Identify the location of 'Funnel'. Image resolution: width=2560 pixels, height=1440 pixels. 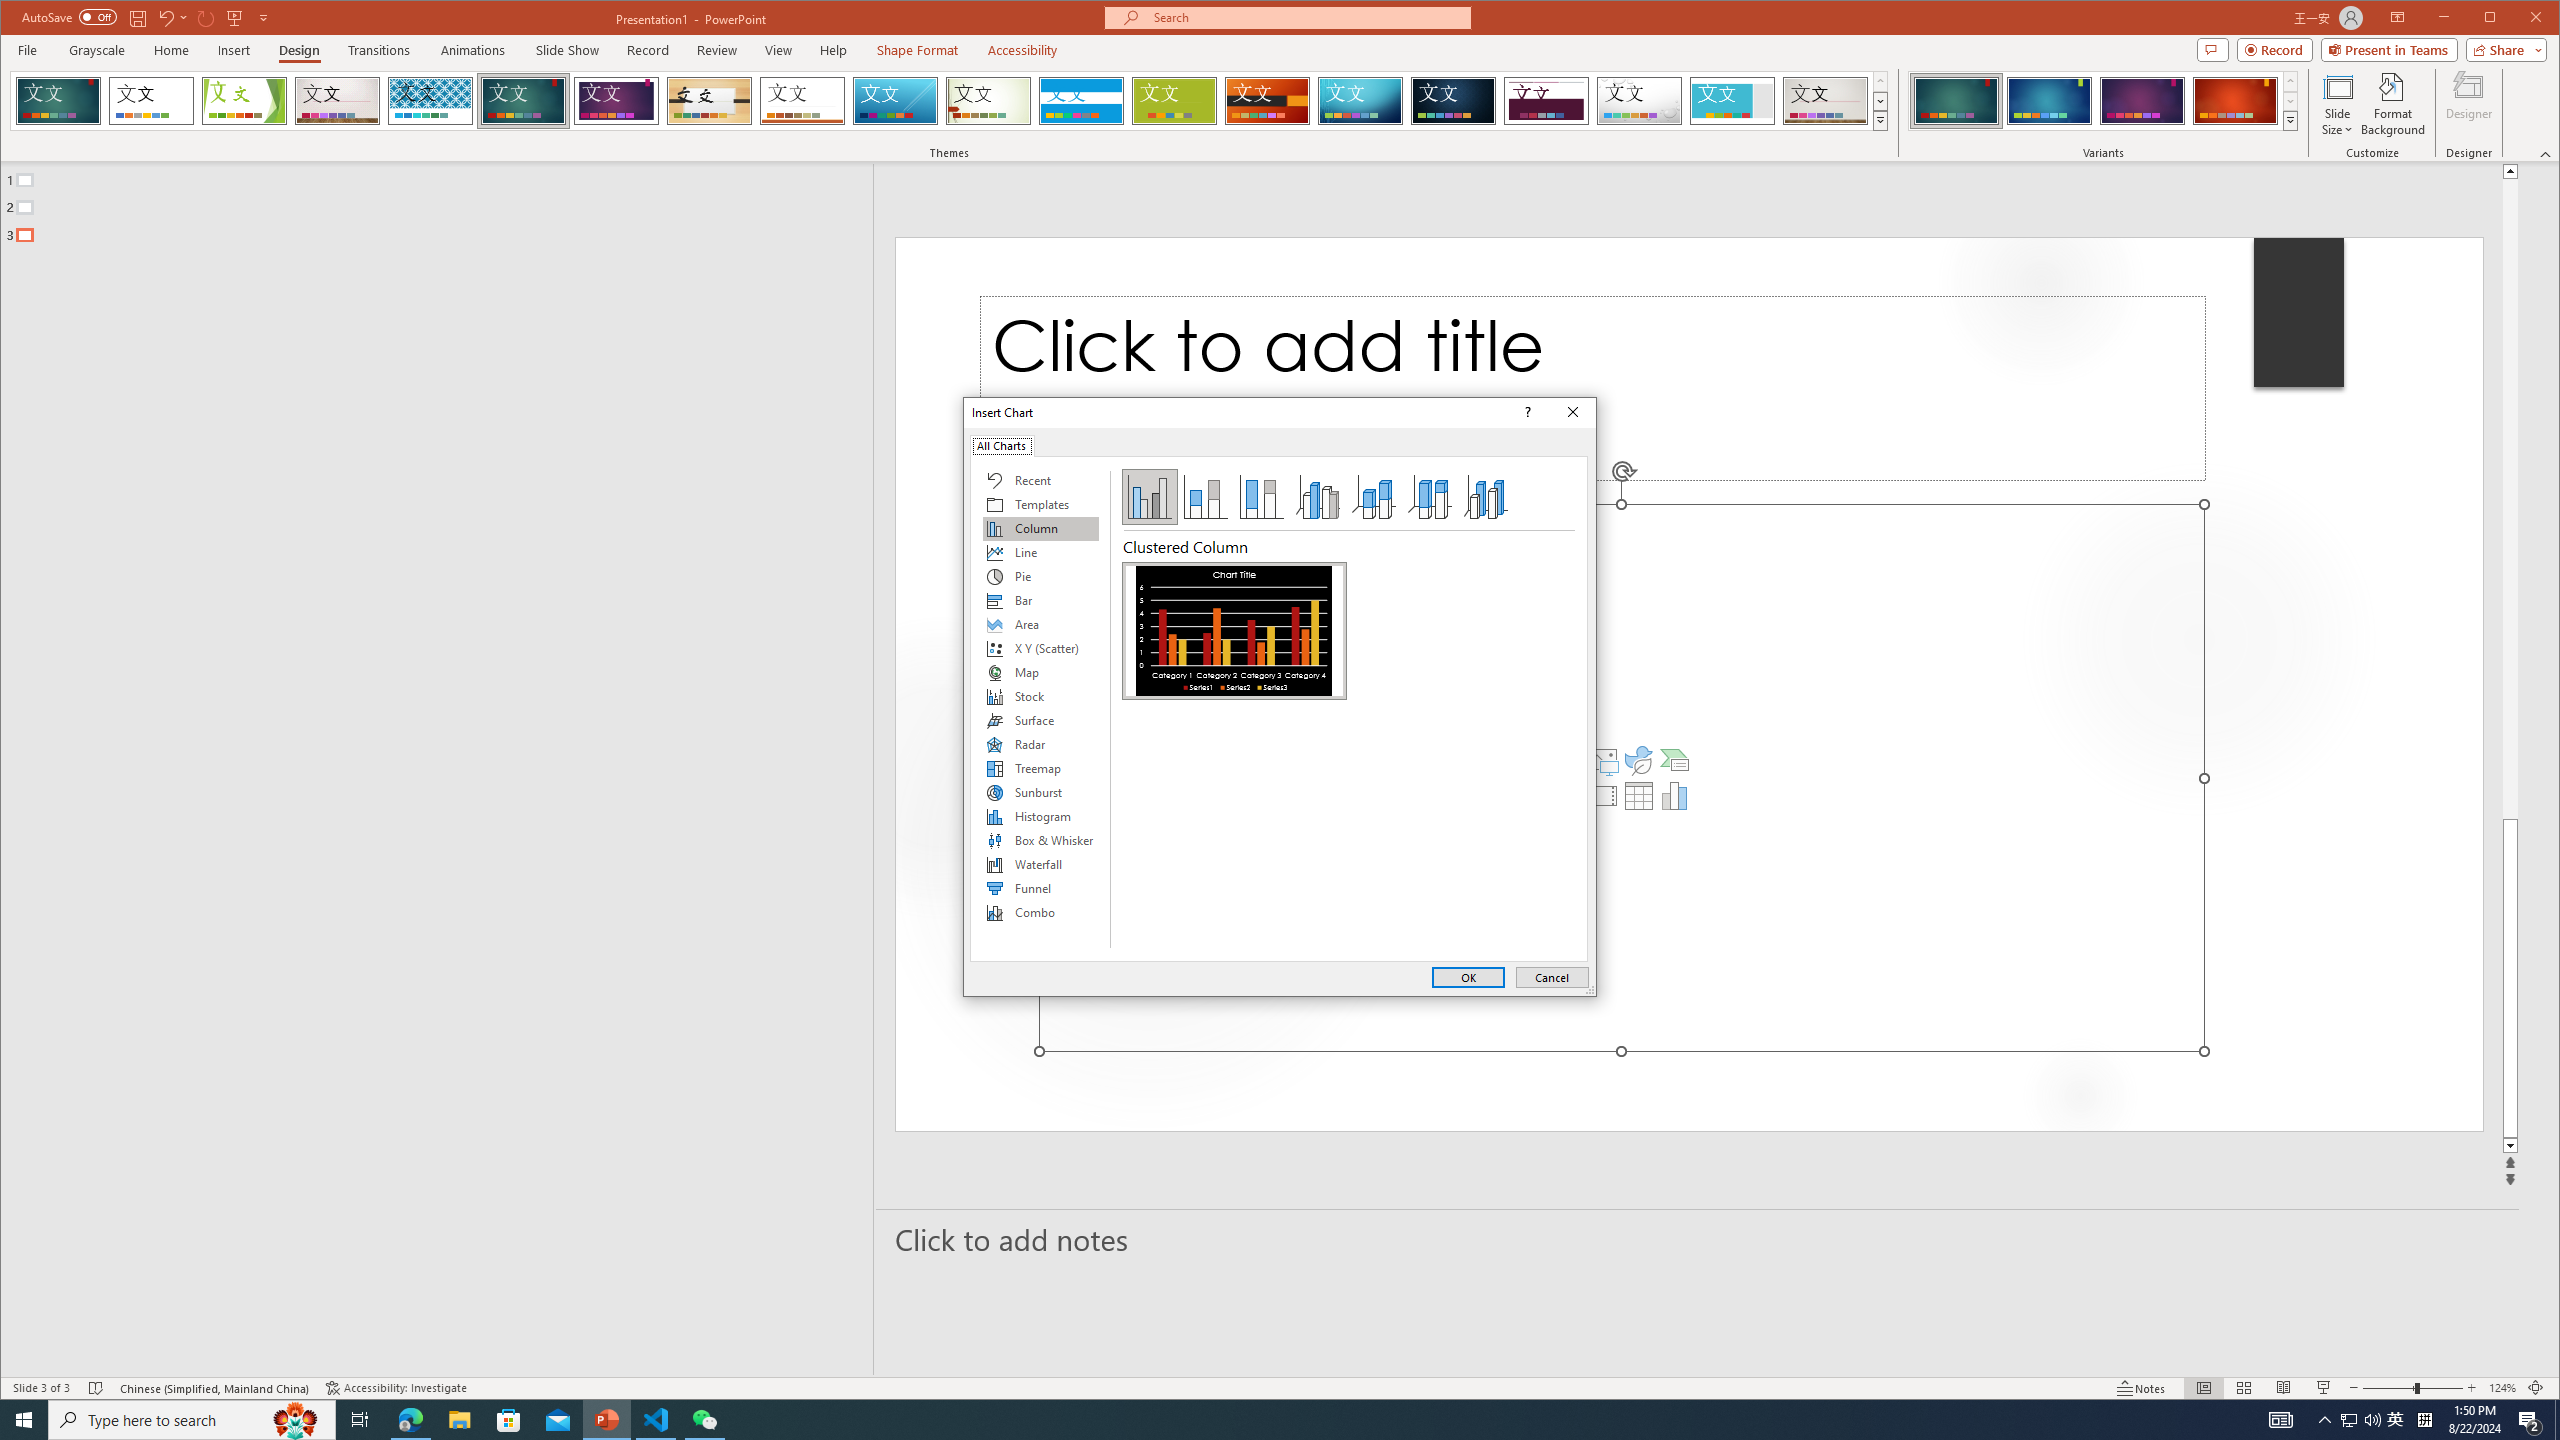
(1039, 888).